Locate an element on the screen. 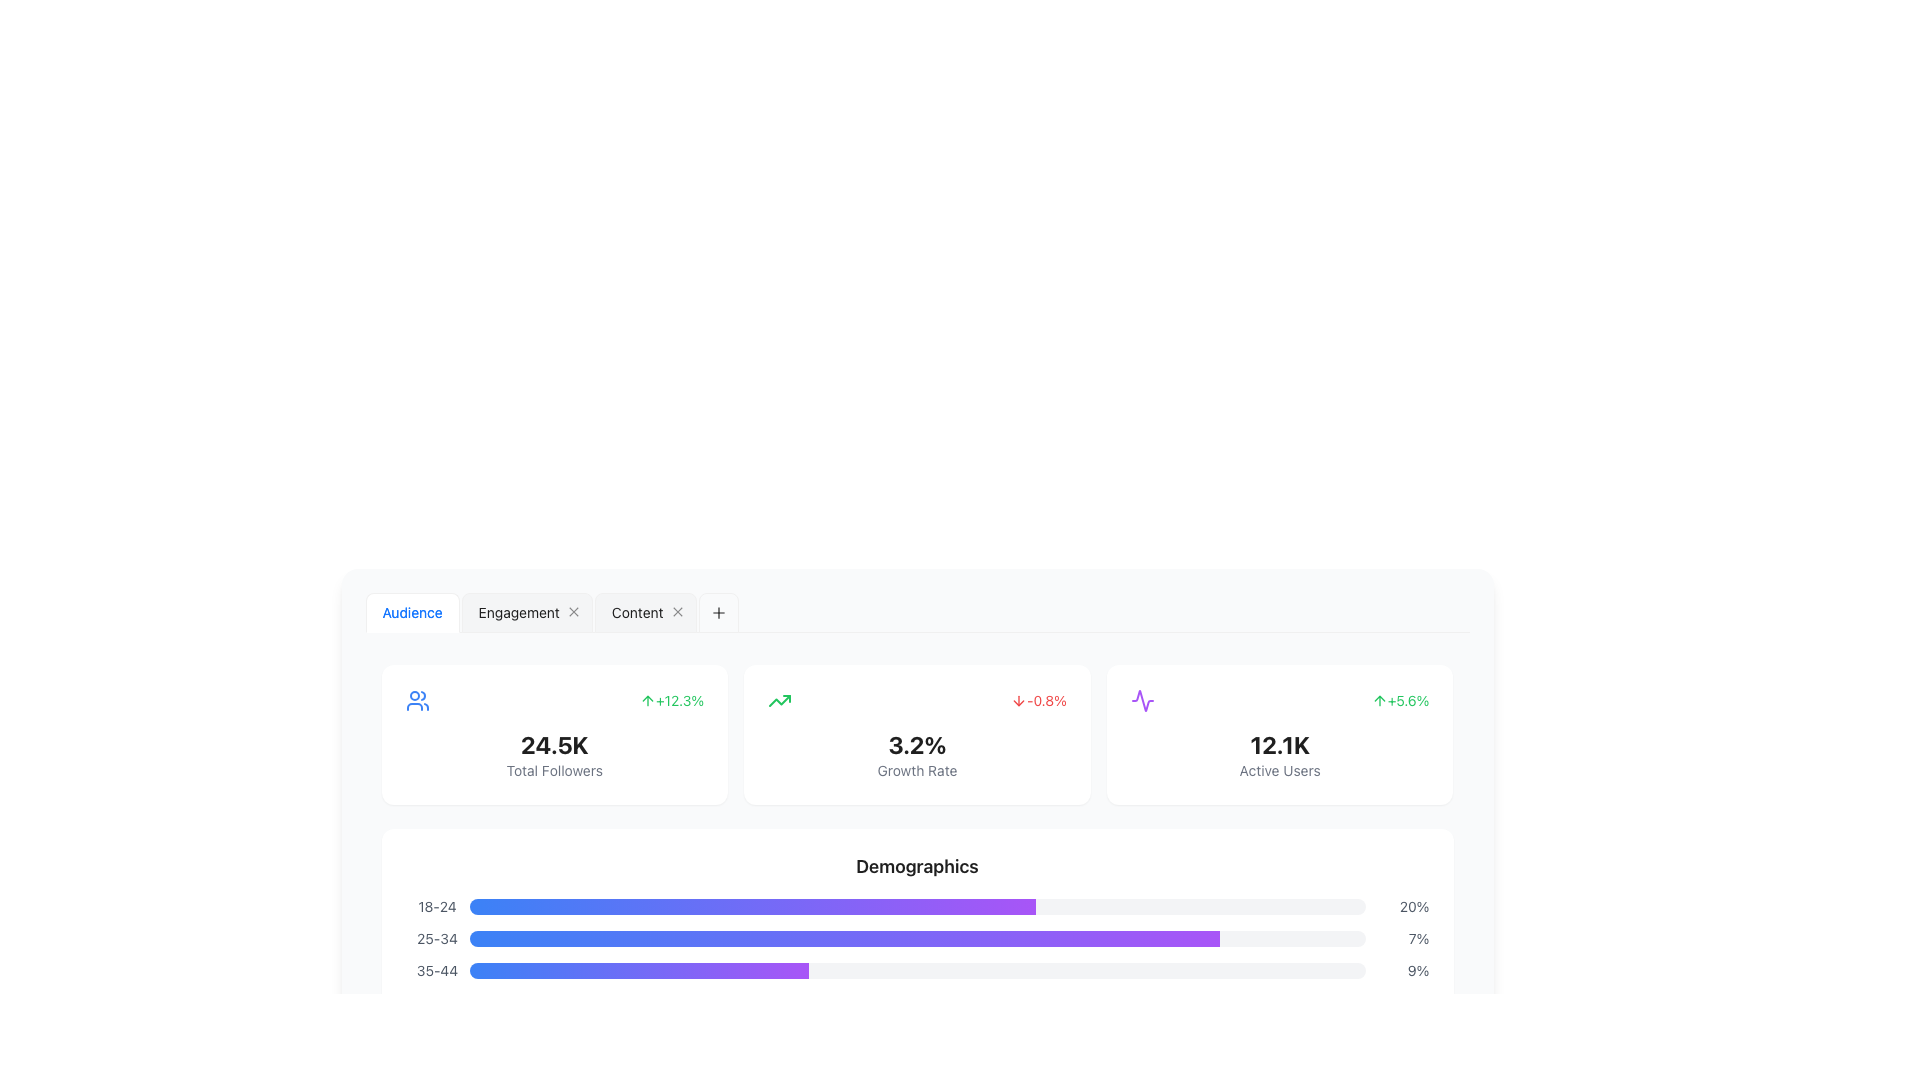 This screenshot has width=1920, height=1080. the 'Audience' tab, which is styled as the currently active tab with blue text, underlined and bold formatting, positioned at the top of the page in the tab navigation bar is located at coordinates (411, 612).